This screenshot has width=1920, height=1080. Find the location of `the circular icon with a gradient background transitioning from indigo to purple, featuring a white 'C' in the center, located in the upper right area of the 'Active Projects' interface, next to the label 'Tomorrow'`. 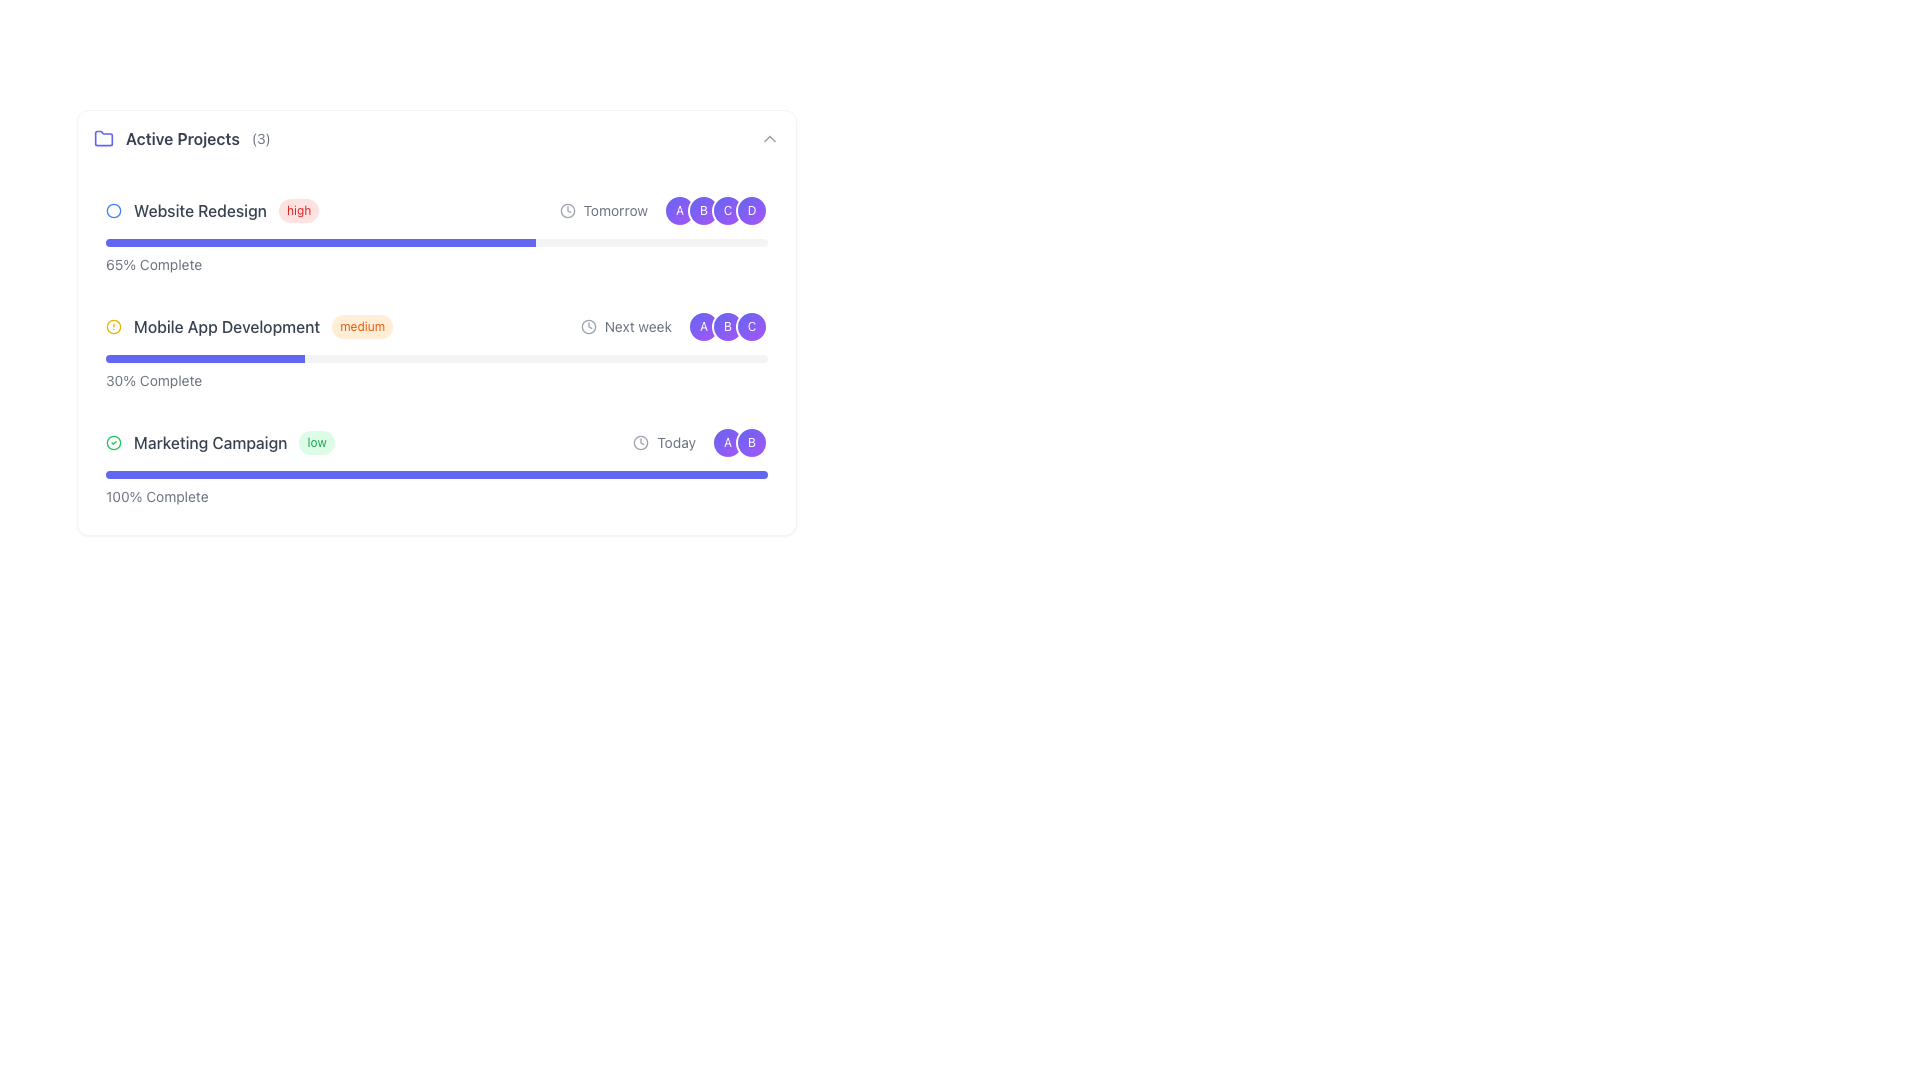

the circular icon with a gradient background transitioning from indigo to purple, featuring a white 'C' in the center, located in the upper right area of the 'Active Projects' interface, next to the label 'Tomorrow' is located at coordinates (727, 211).